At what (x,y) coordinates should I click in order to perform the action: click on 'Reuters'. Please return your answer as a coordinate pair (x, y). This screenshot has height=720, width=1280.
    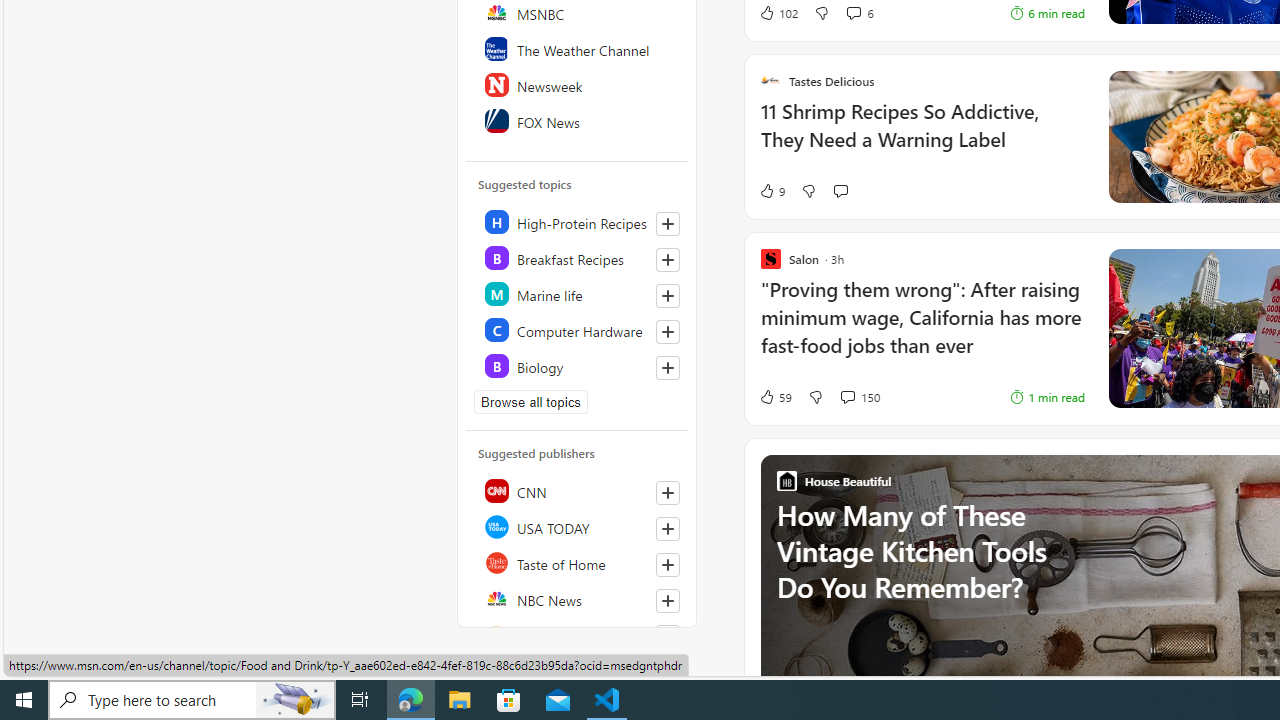
    Looking at the image, I should click on (577, 635).